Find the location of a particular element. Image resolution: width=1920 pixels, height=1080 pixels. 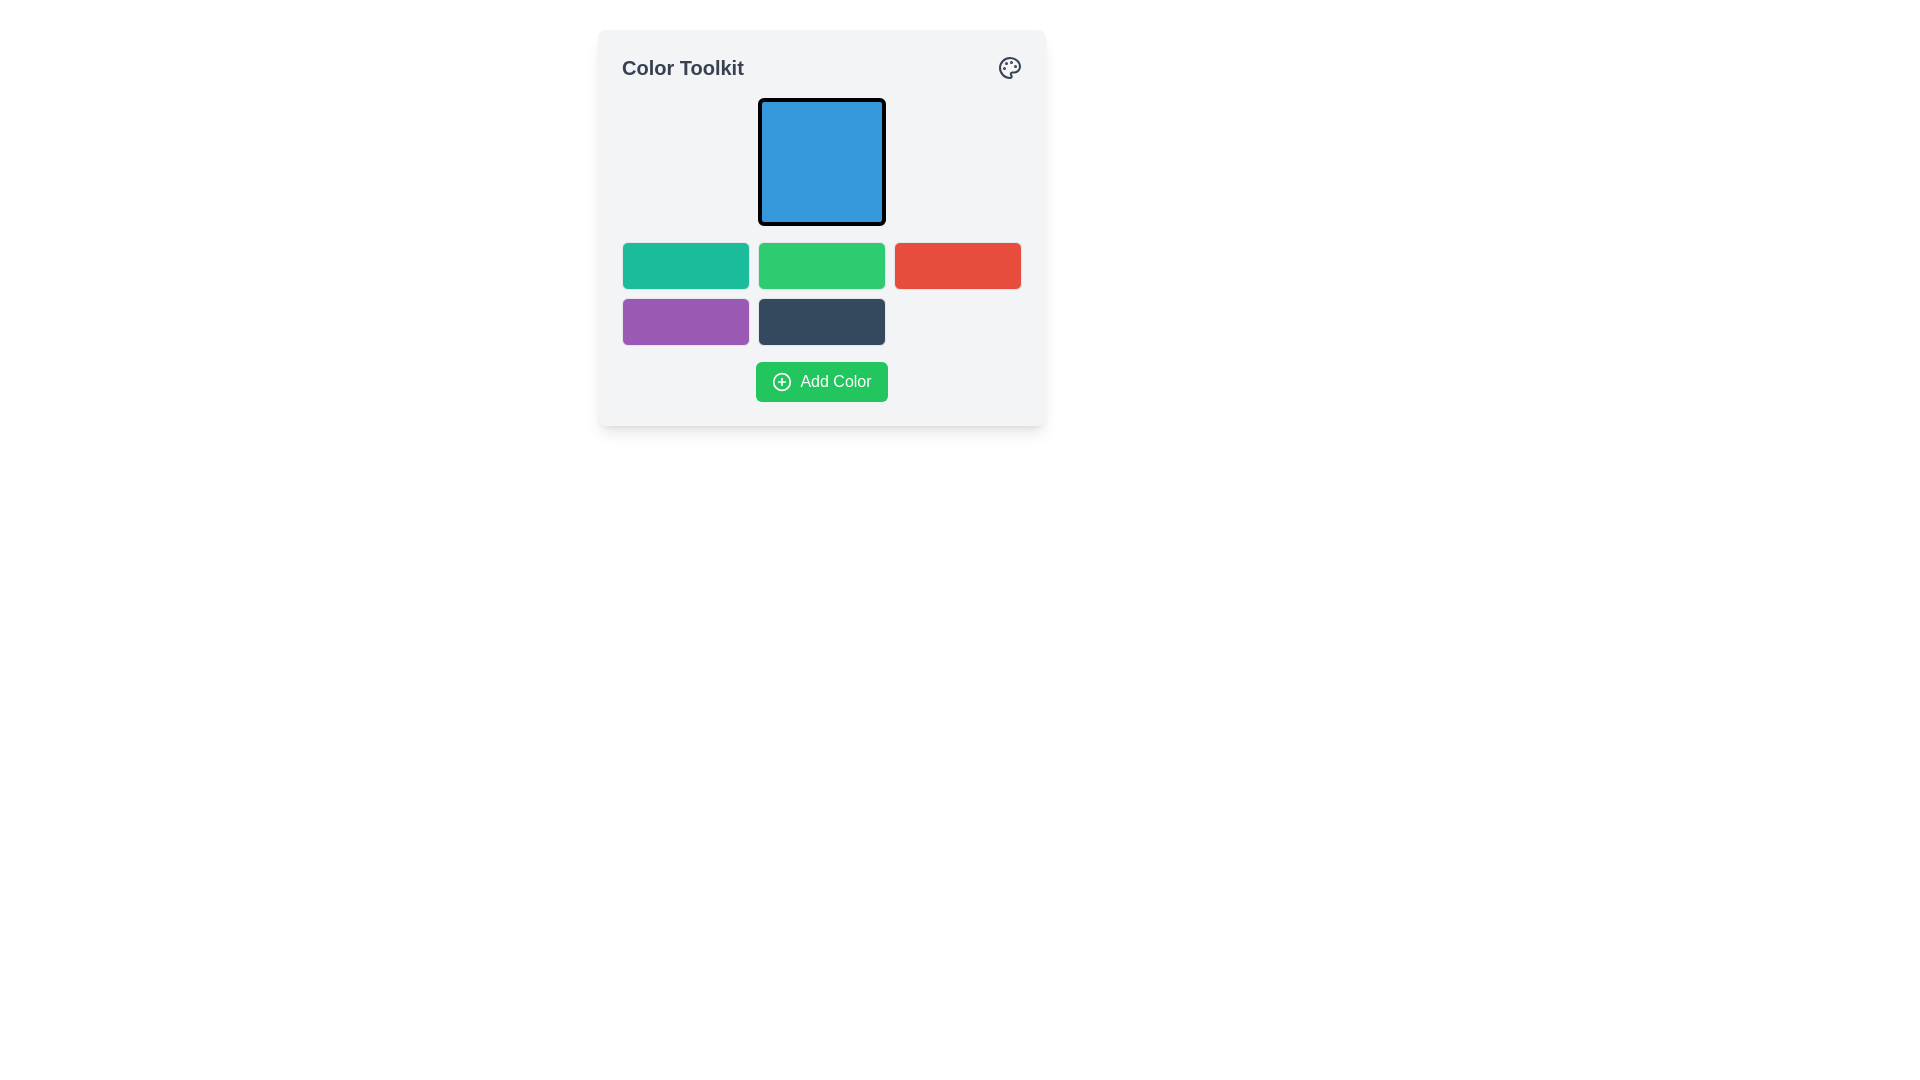

the decorative icon located in the top-right corner of the primary interface panel, above the title 'Color Toolkit' is located at coordinates (1009, 67).